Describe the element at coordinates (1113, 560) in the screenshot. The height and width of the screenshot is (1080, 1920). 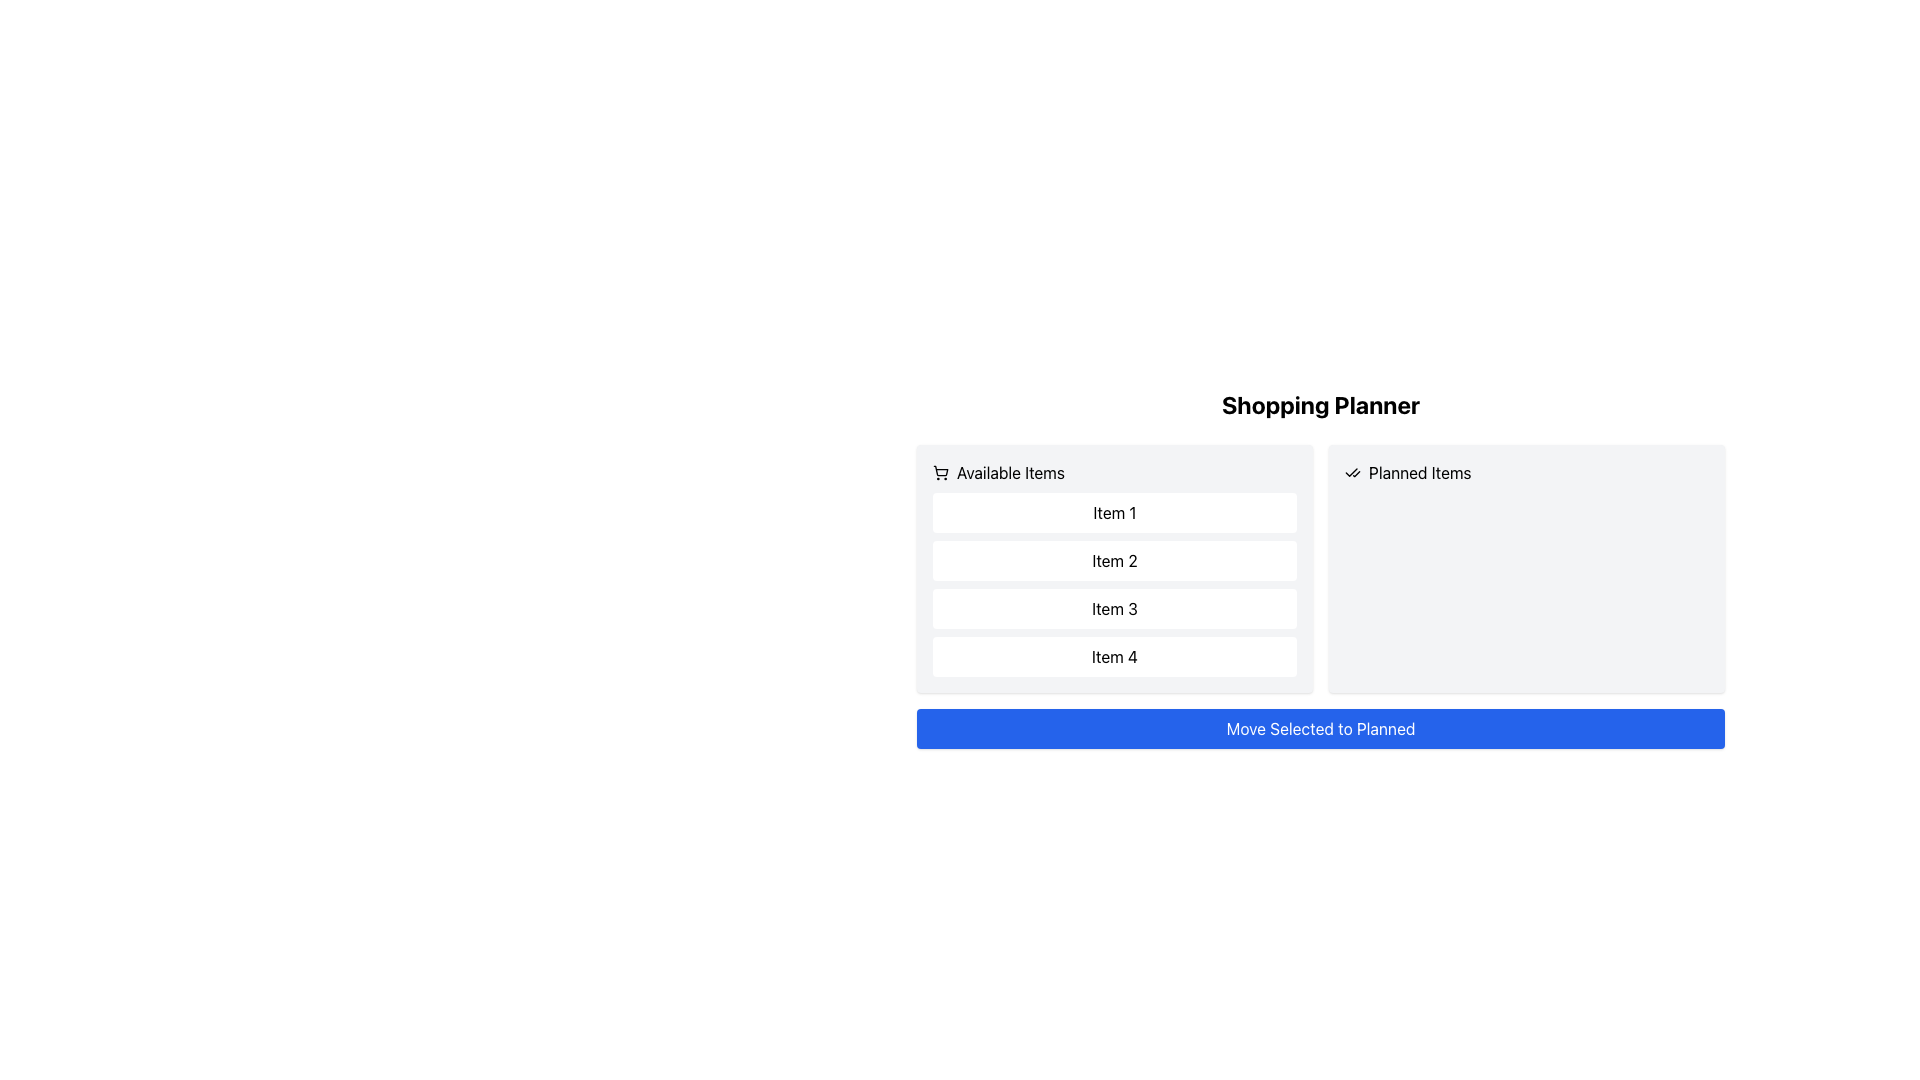
I see `the 'Item 2' button in the 'Available Items' section of the 'Shopping Planner' interface` at that location.